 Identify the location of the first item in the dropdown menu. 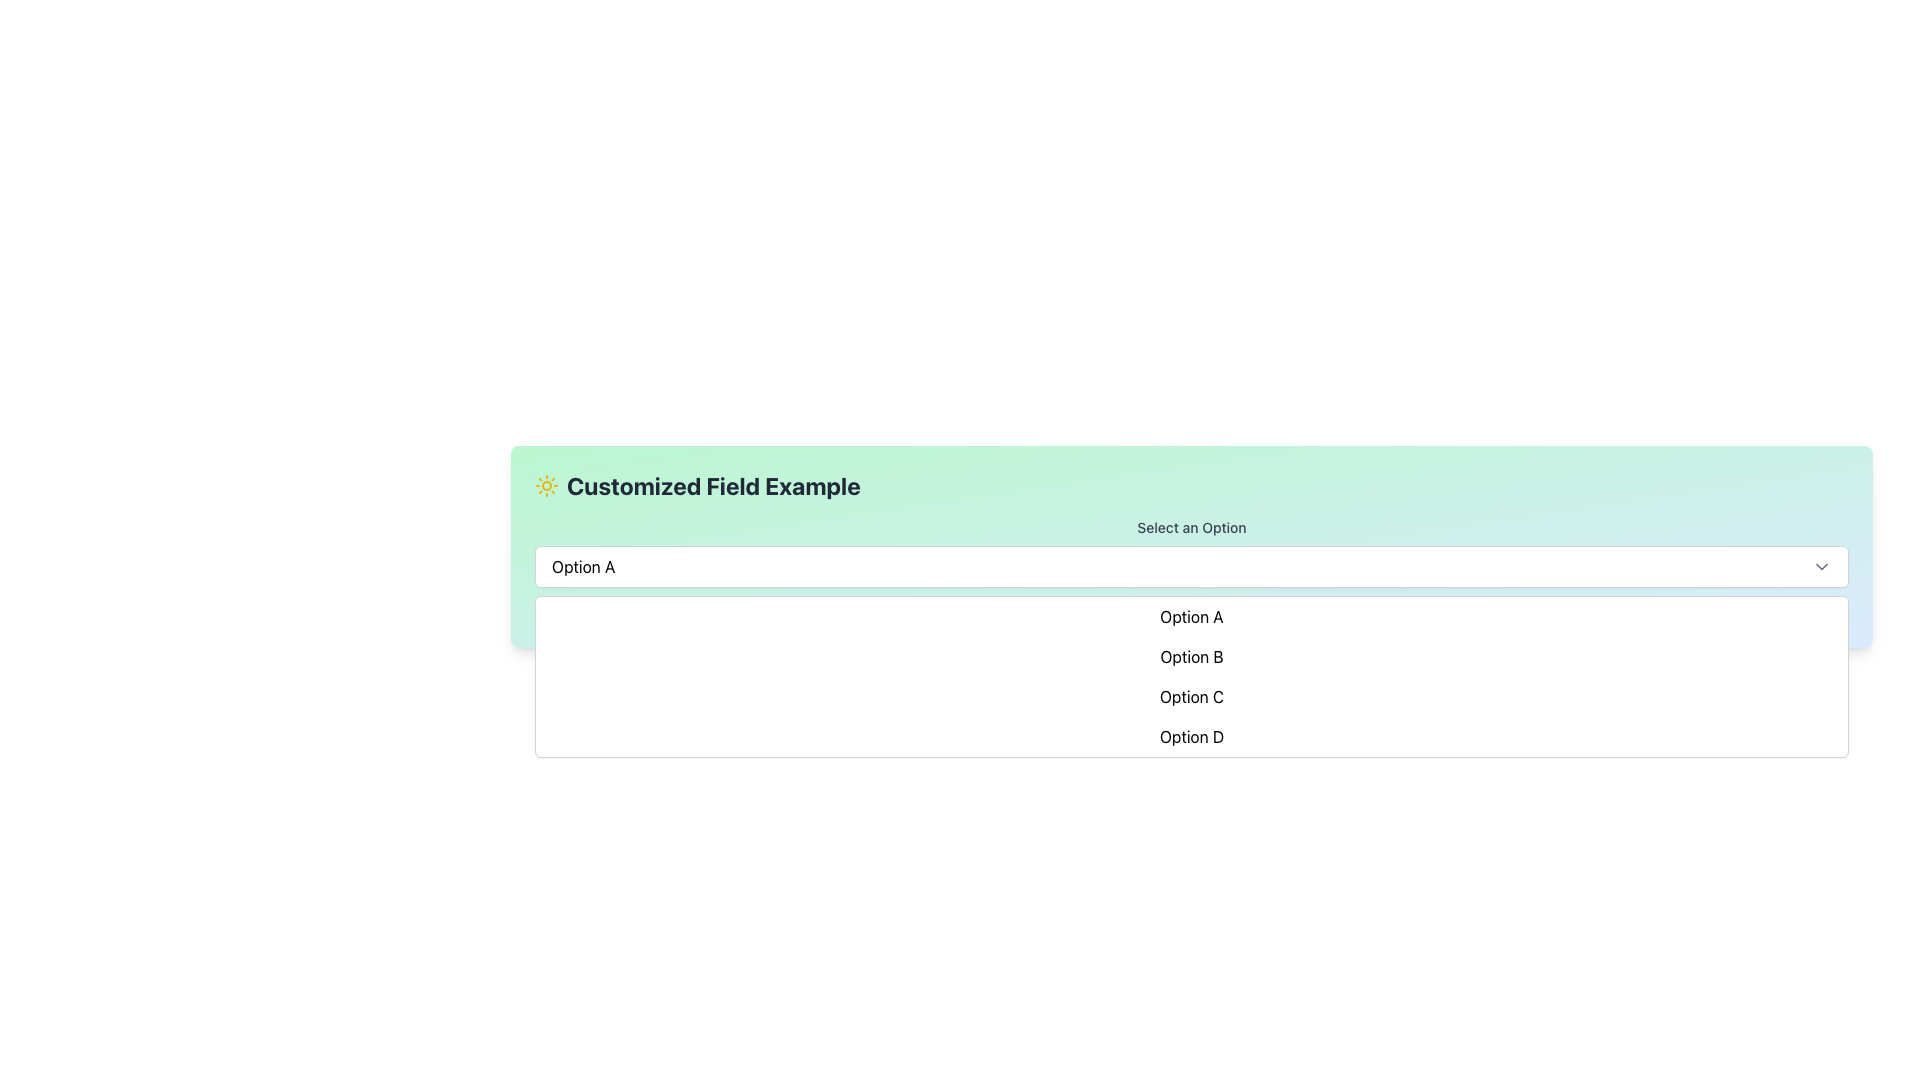
(1253, 612).